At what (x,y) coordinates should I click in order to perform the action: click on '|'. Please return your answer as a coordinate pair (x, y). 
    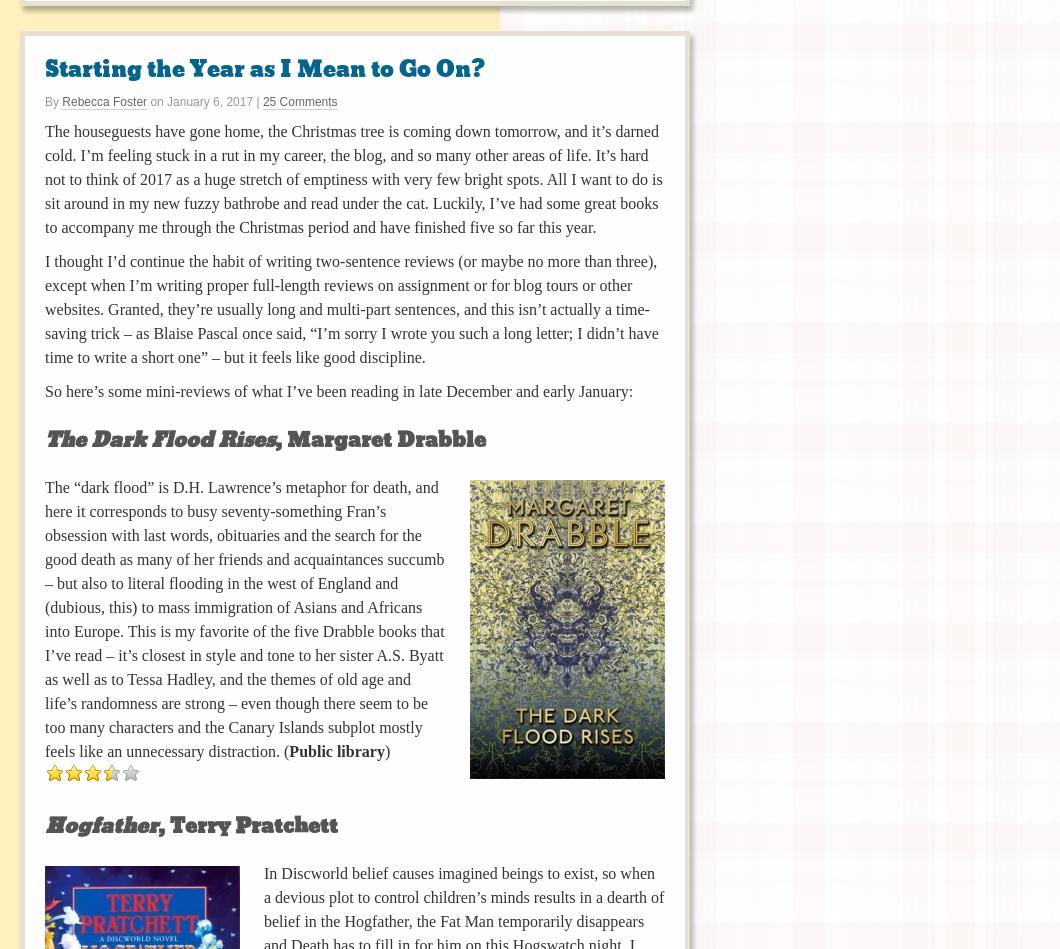
    Looking at the image, I should click on (252, 100).